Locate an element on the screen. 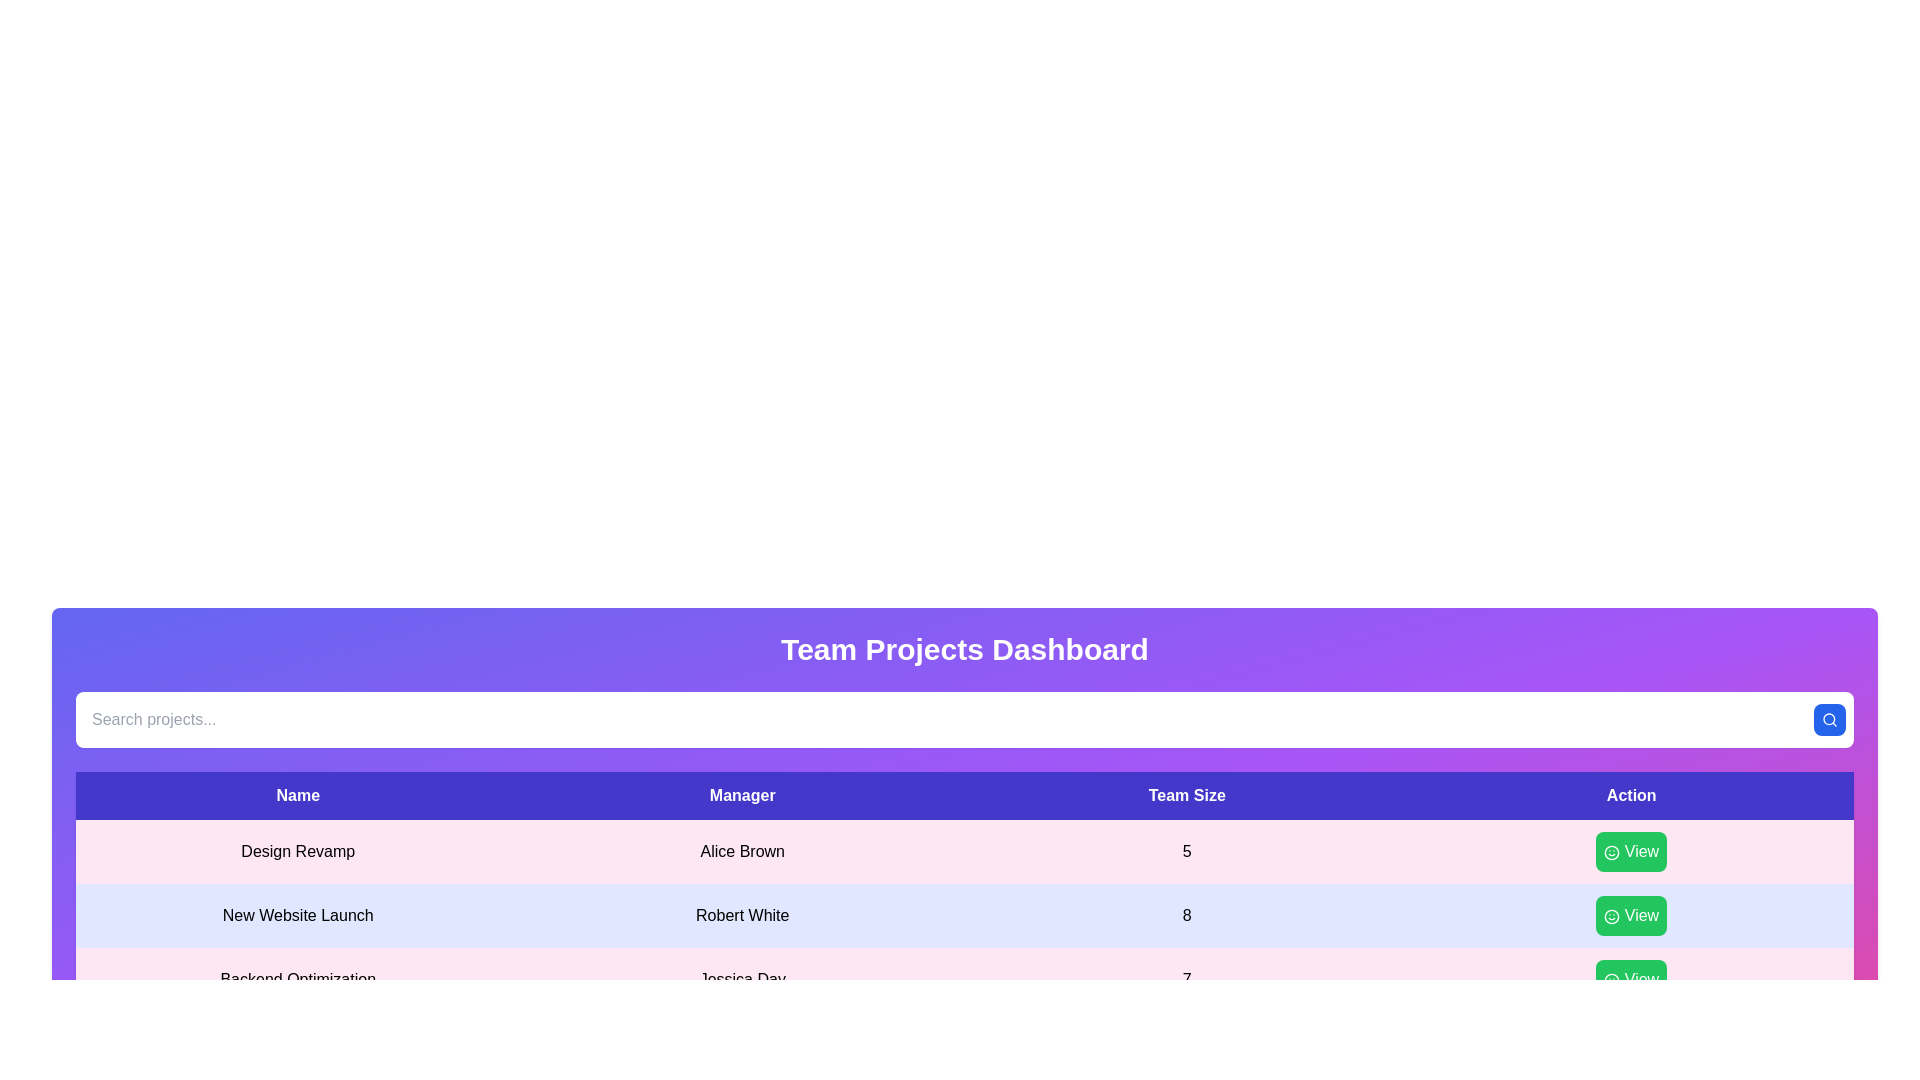 Image resolution: width=1920 pixels, height=1080 pixels. the green 'View' button with a smiley icon in the 'Action' column of the first row for the project 'Design Revamp' is located at coordinates (1631, 852).